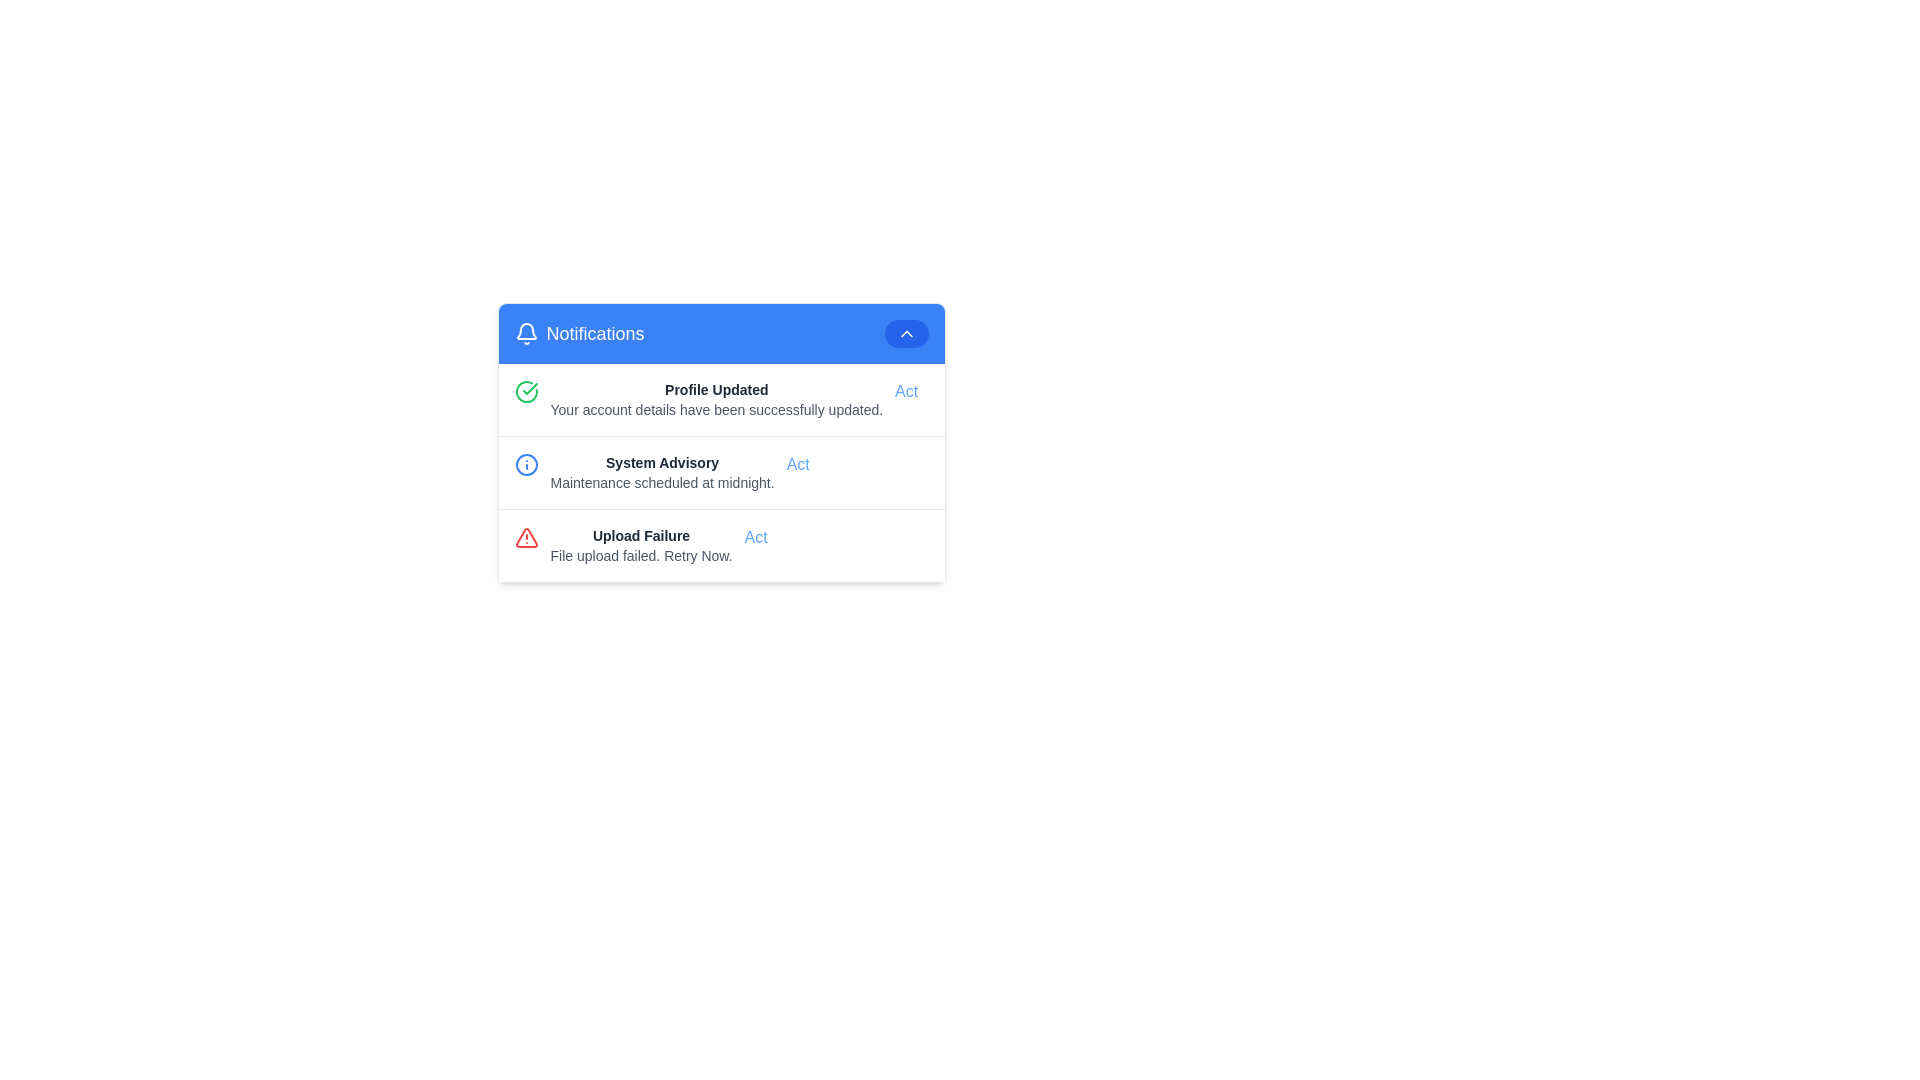  Describe the element at coordinates (755, 536) in the screenshot. I see `the actionable button labeled 'Retry Now.' within the 'Upload Failure: File upload failed.' notification` at that location.